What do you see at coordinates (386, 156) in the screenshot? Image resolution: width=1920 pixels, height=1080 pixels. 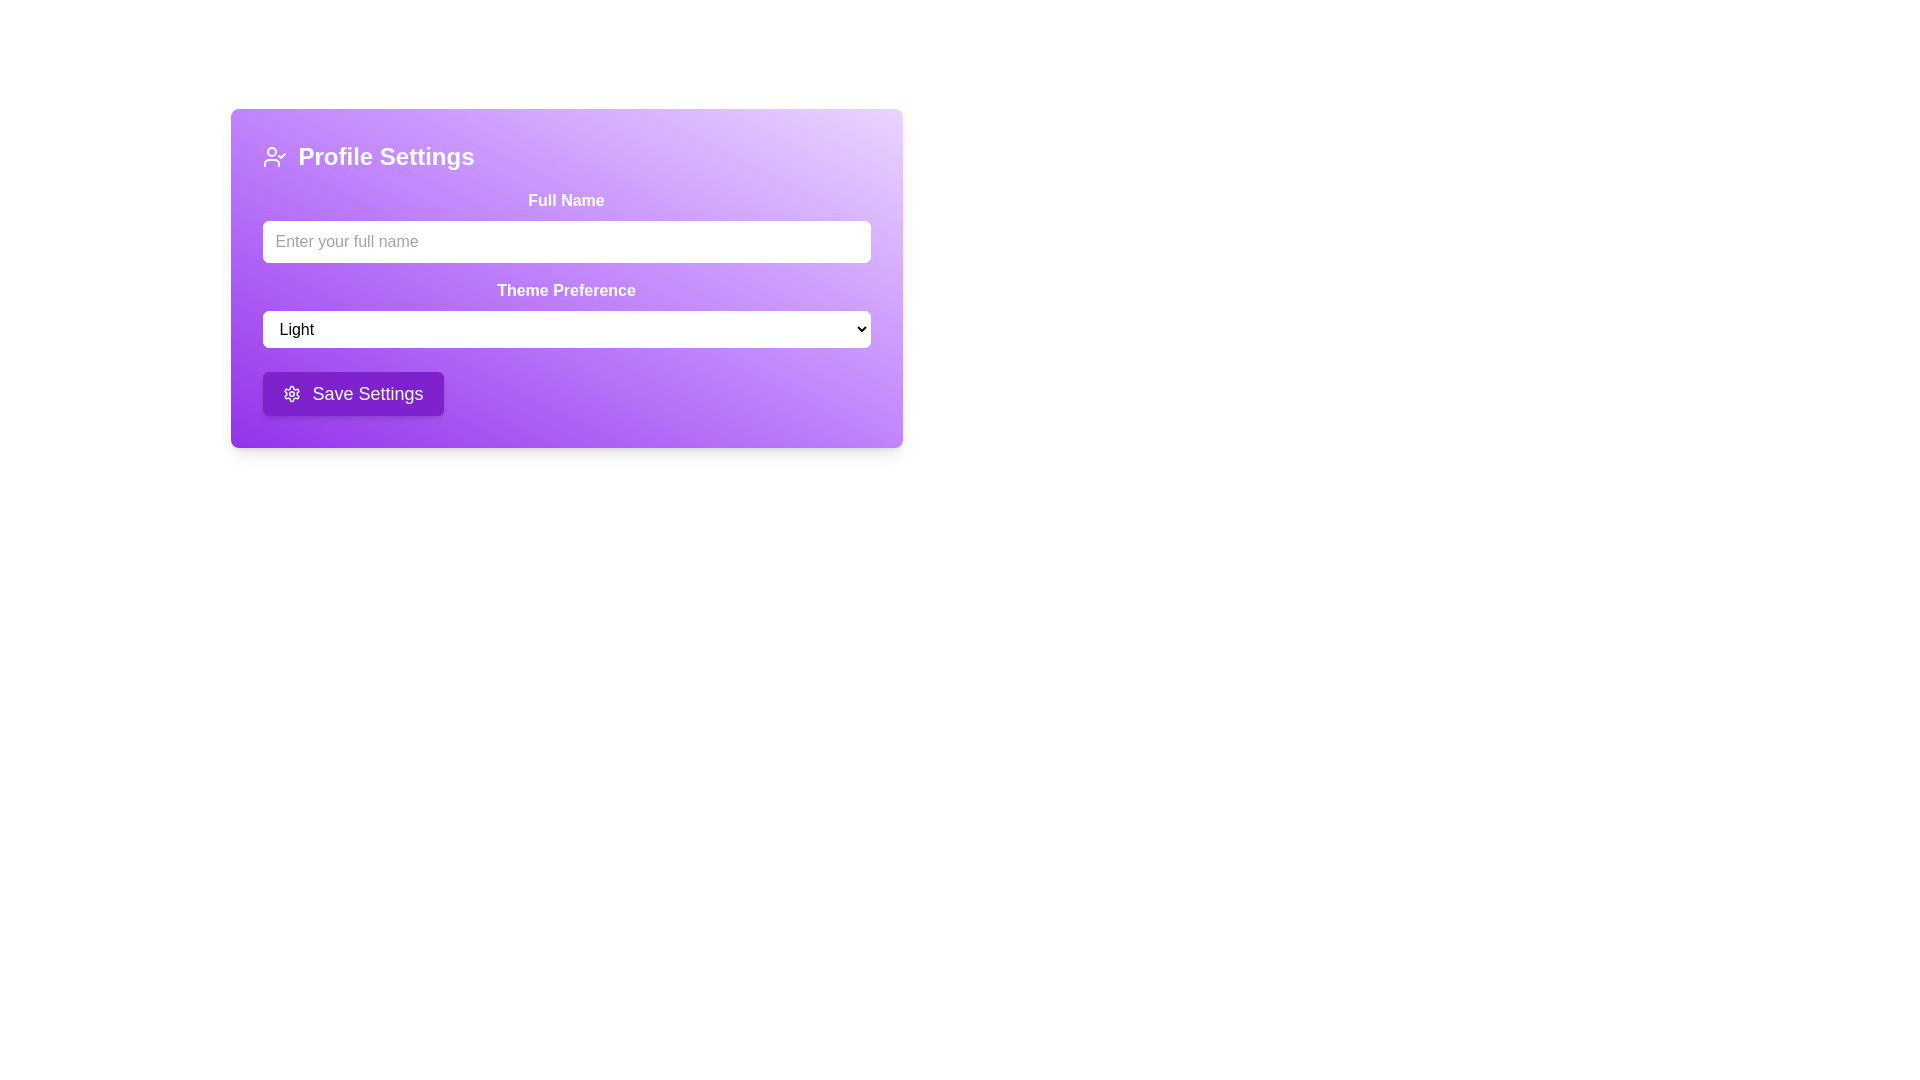 I see `the profile settings header text label, which is positioned between the user check icon and the main form elements` at bounding box center [386, 156].